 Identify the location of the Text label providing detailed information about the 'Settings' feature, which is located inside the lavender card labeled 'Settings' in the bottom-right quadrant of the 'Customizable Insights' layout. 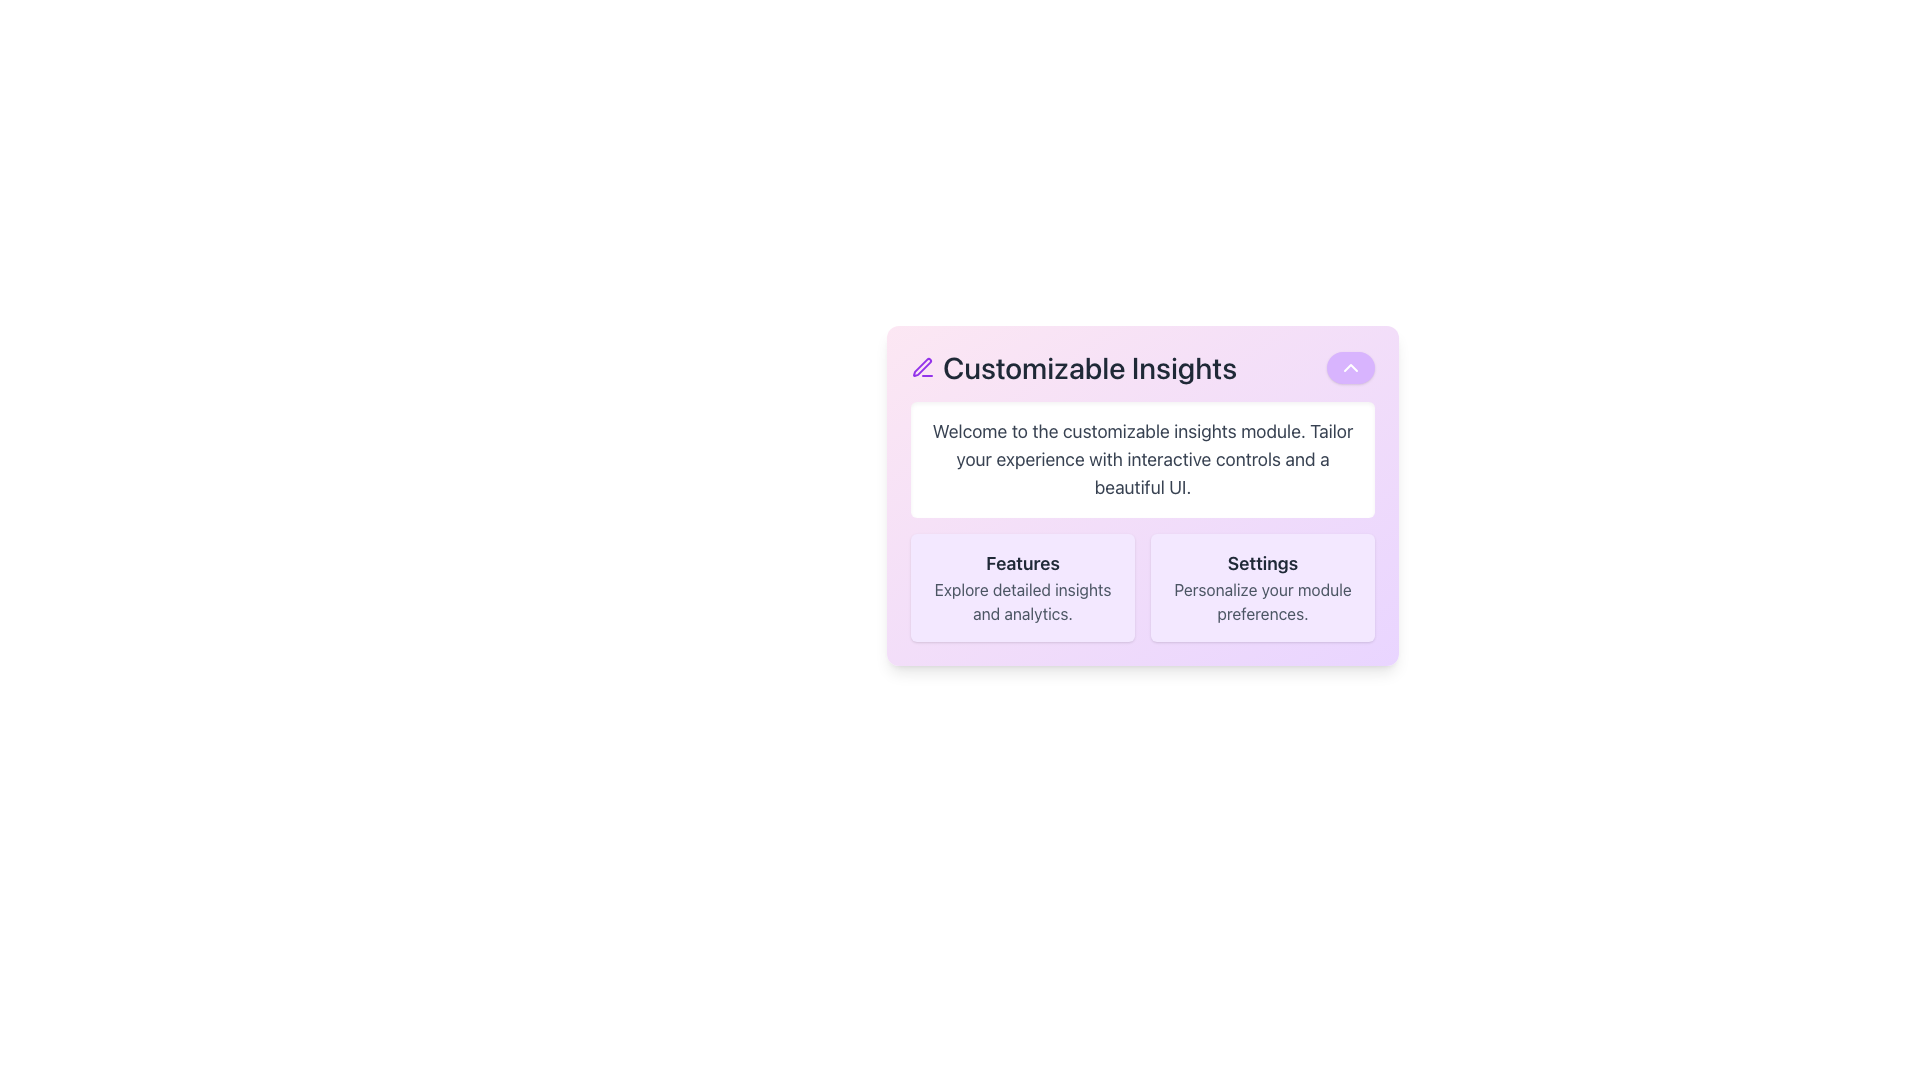
(1261, 600).